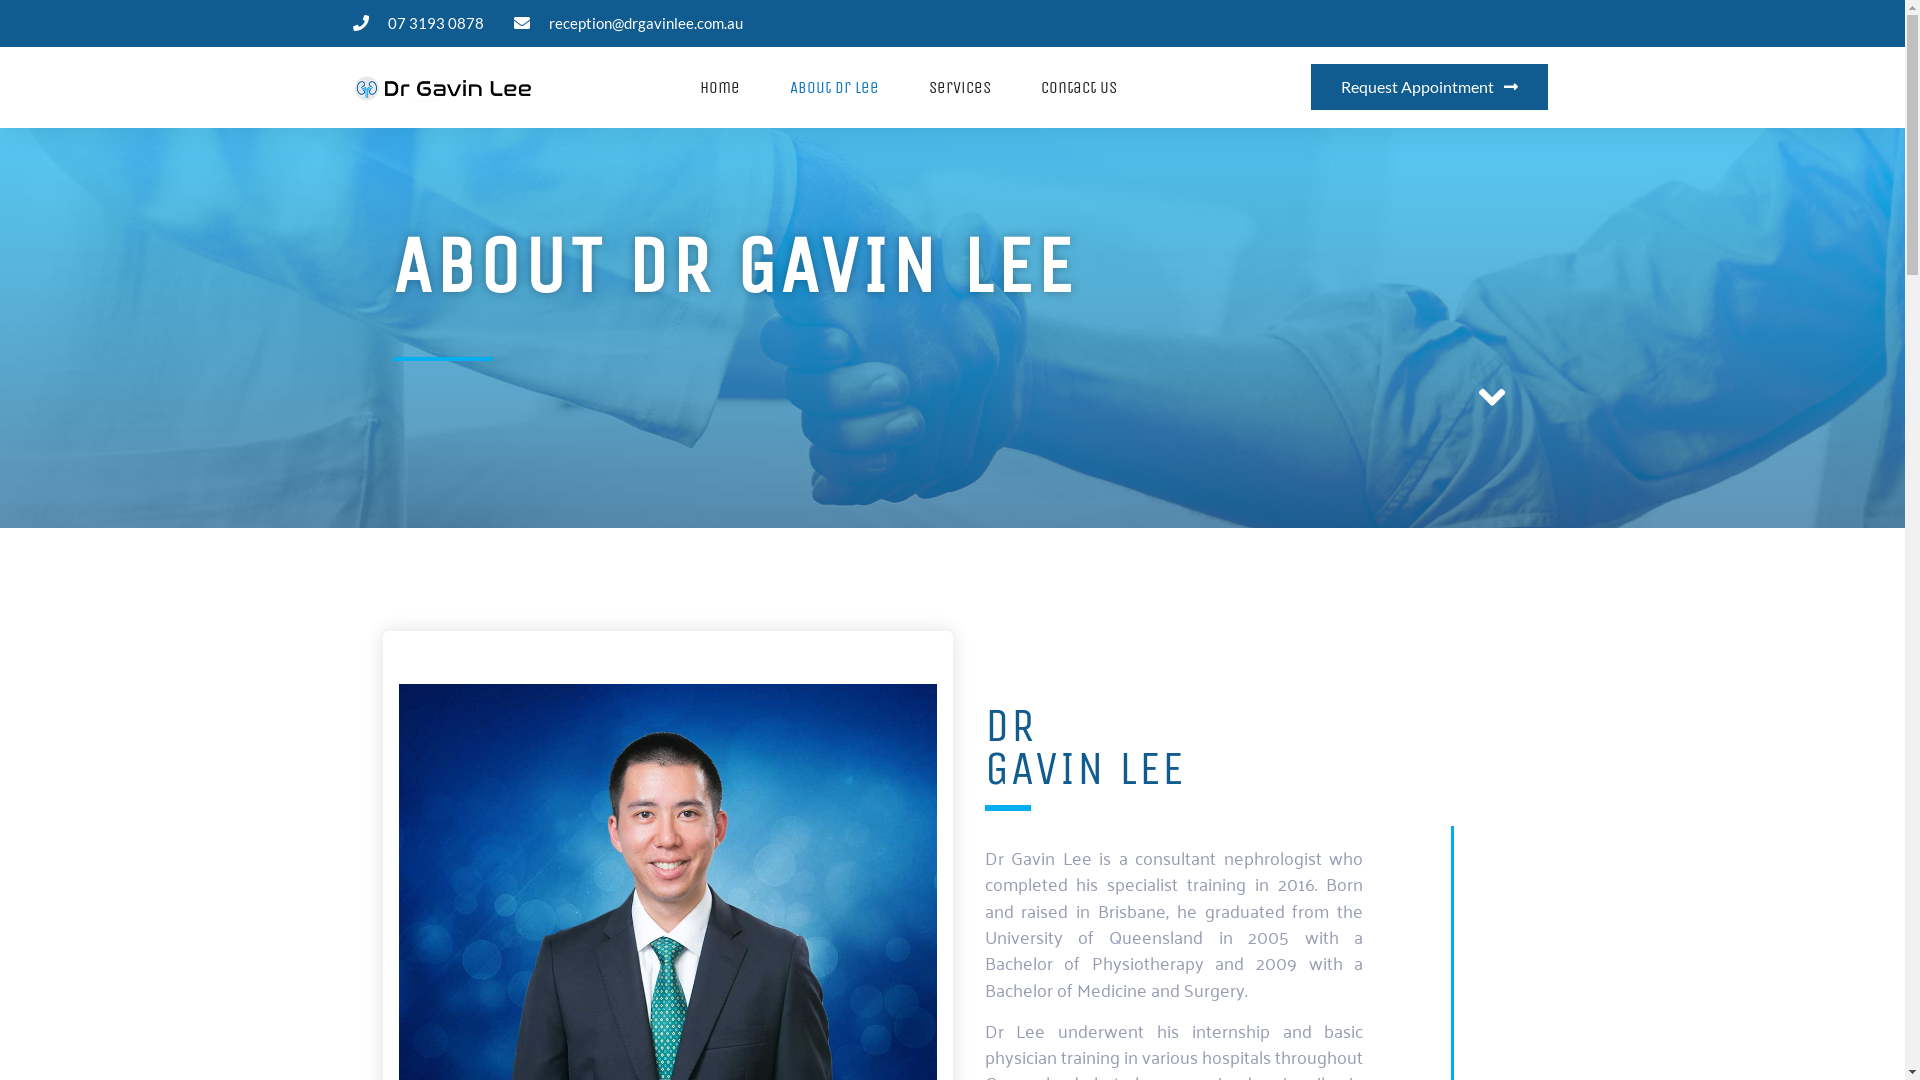  I want to click on '07 3193 0878', so click(416, 23).